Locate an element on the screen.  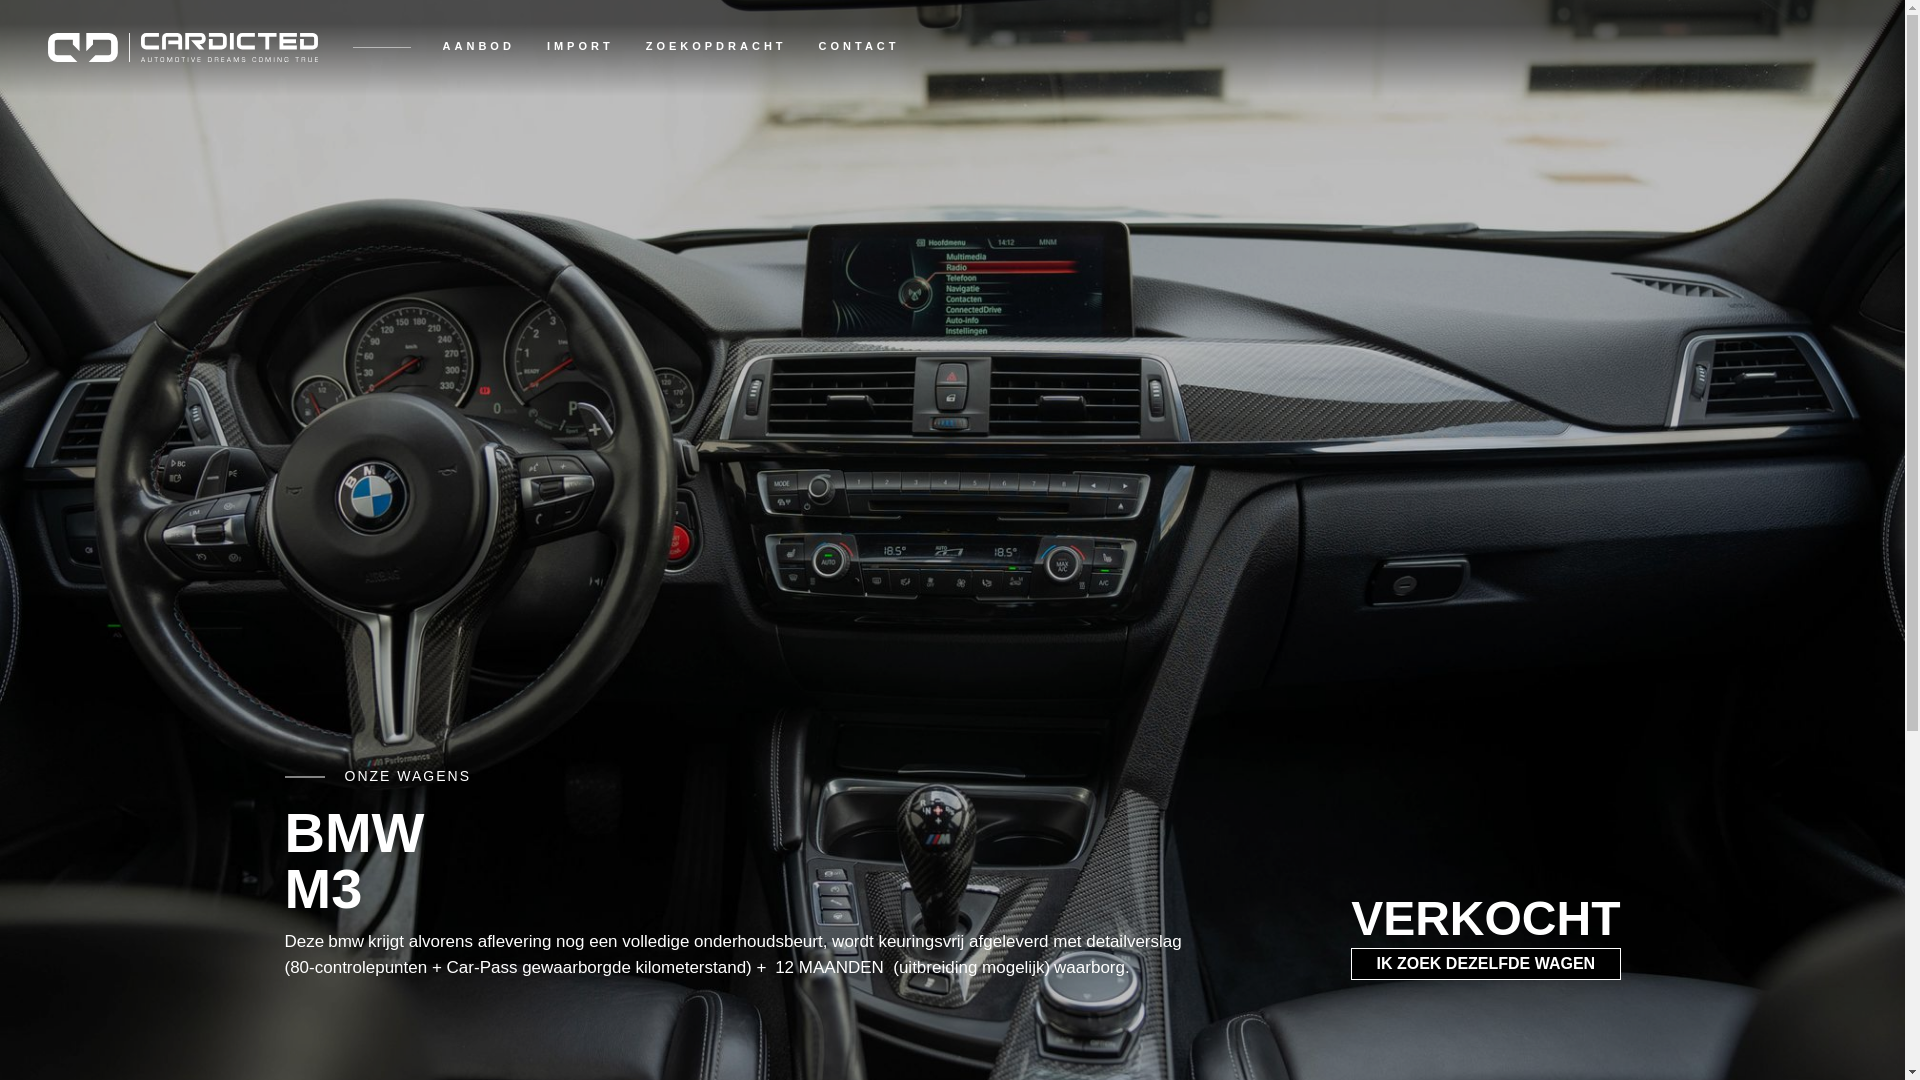
'CONTACT' is located at coordinates (859, 46).